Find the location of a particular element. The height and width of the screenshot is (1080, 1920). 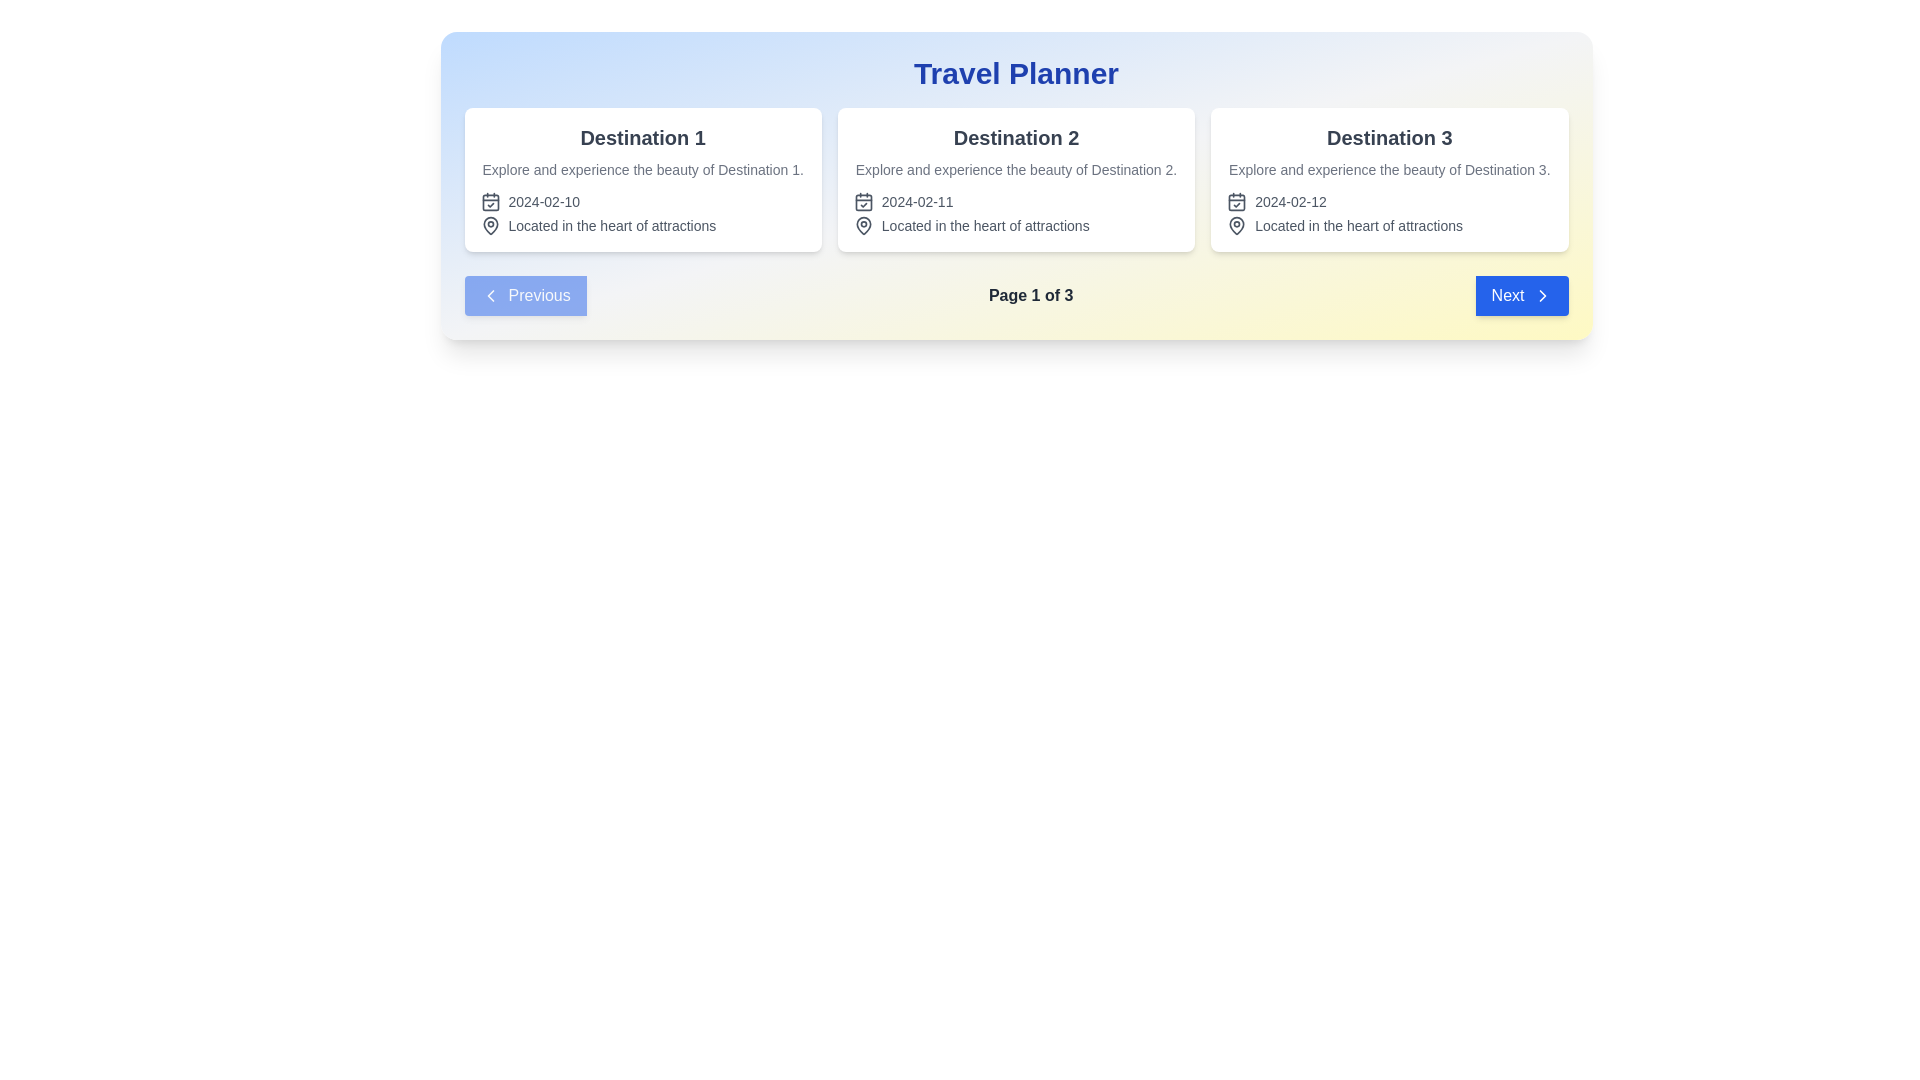

the symbol of the icon located in the panel for 'Destination 2', positioned below the main text and date, to the left of 'Located in the heart of attractions' is located at coordinates (863, 225).